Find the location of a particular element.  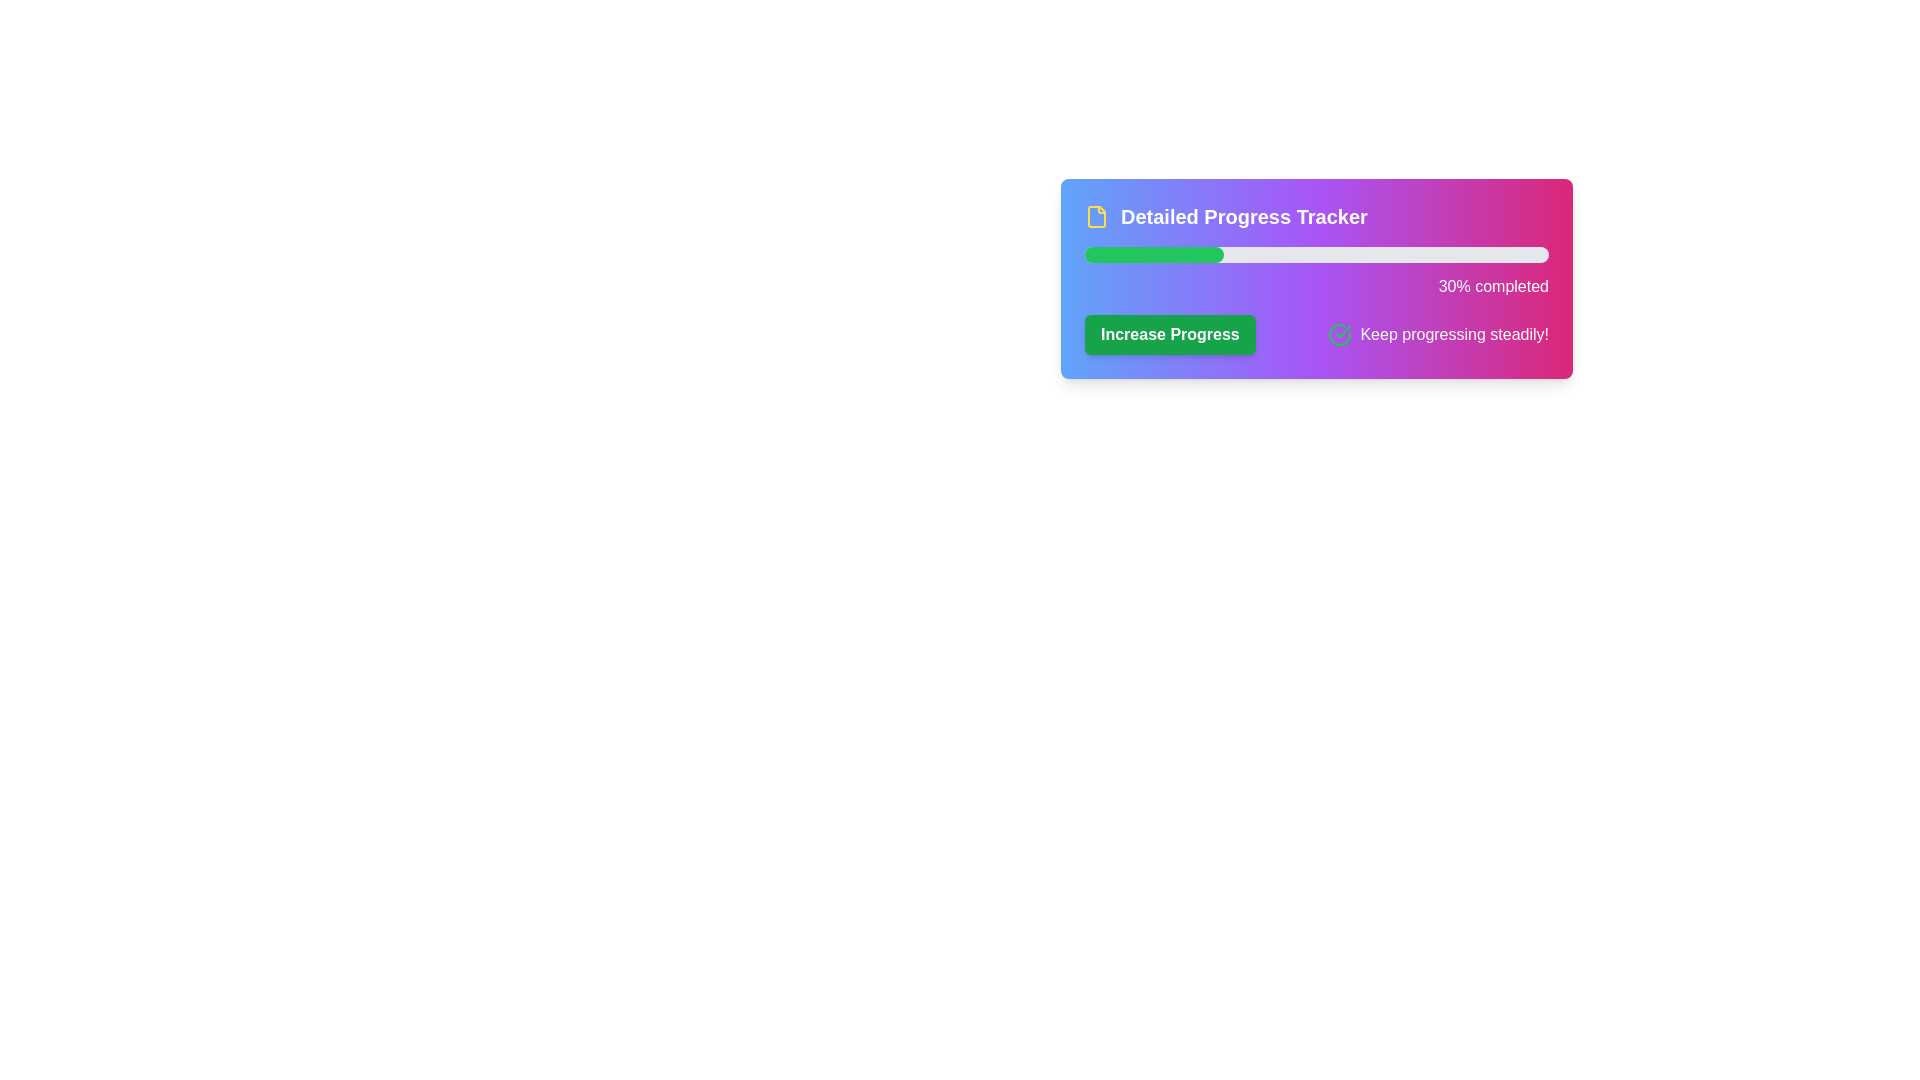

the file icon with a yellow border and colorful fill, located to the left of the title text 'Detailed Progress Tracker' in the card section is located at coordinates (1096, 216).